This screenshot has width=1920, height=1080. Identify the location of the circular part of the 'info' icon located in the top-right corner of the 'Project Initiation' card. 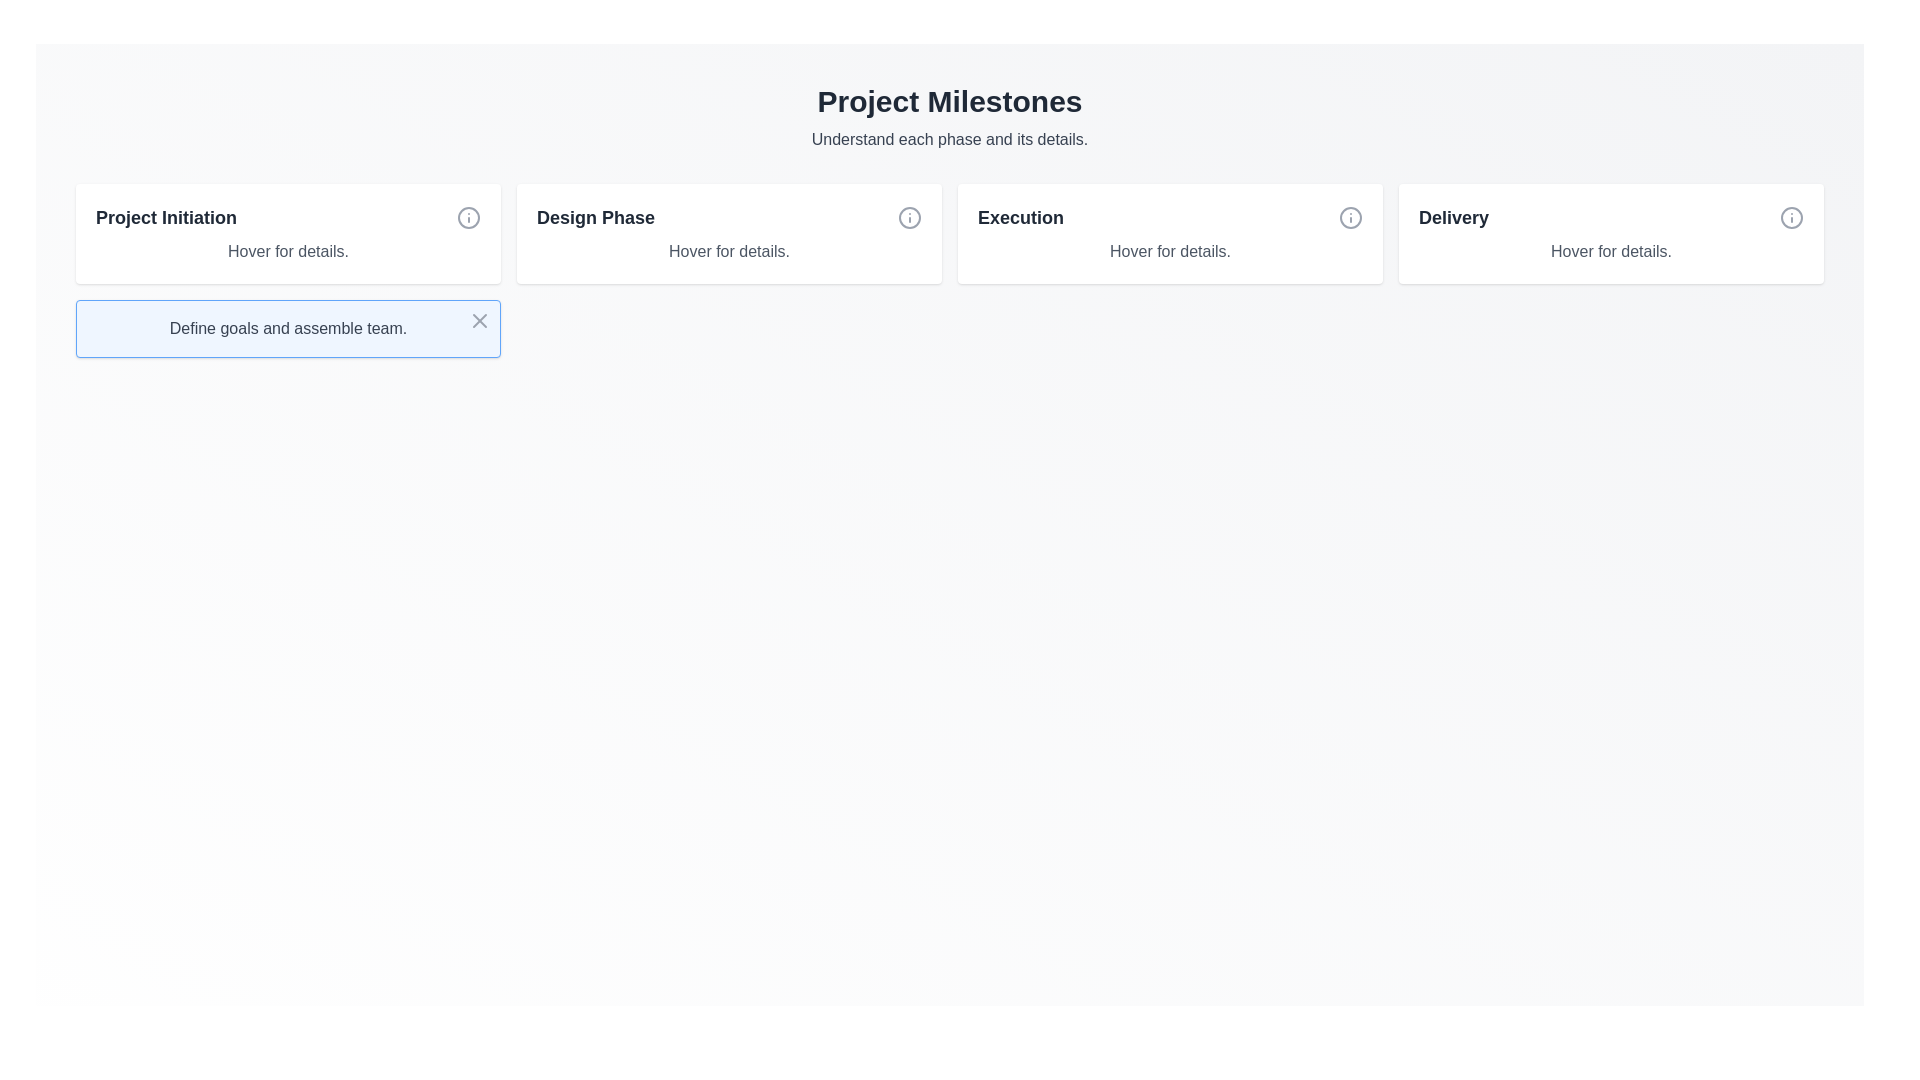
(468, 218).